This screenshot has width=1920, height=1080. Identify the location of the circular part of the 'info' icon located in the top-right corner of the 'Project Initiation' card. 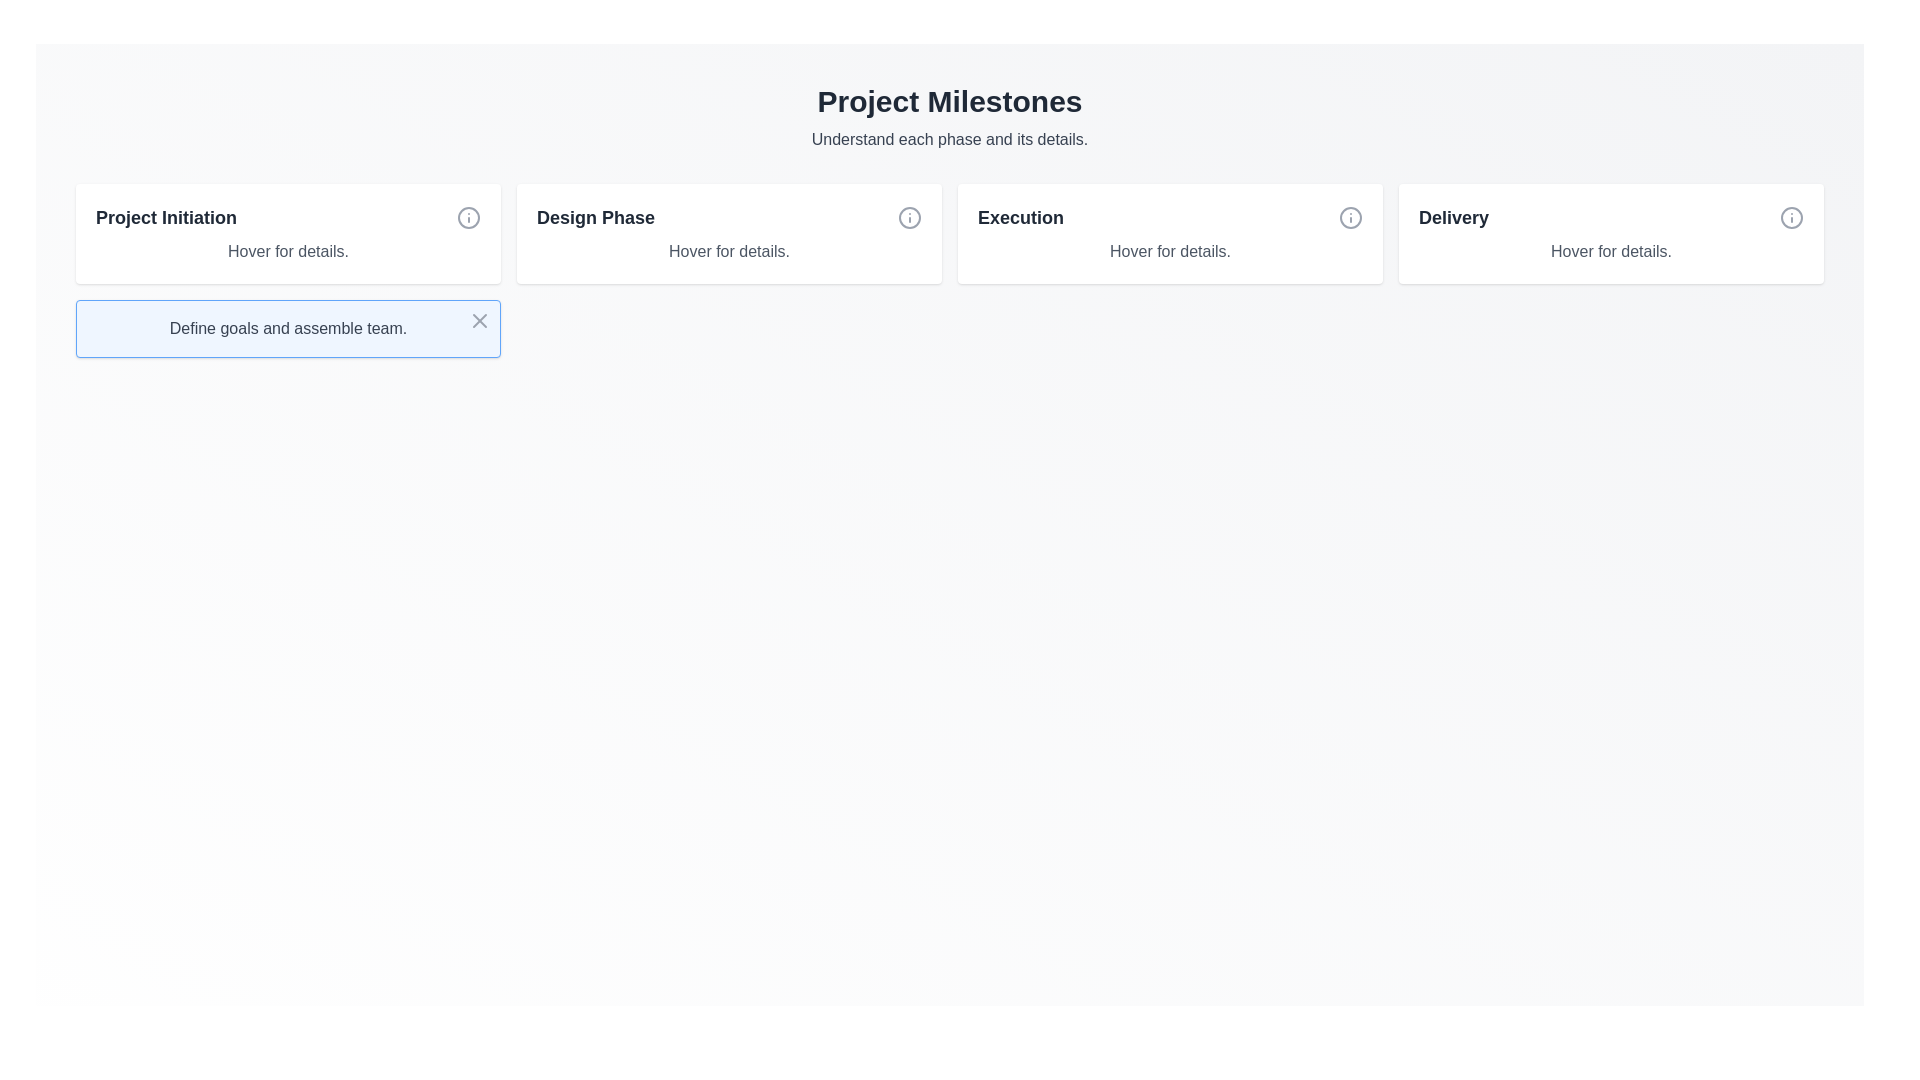
(468, 218).